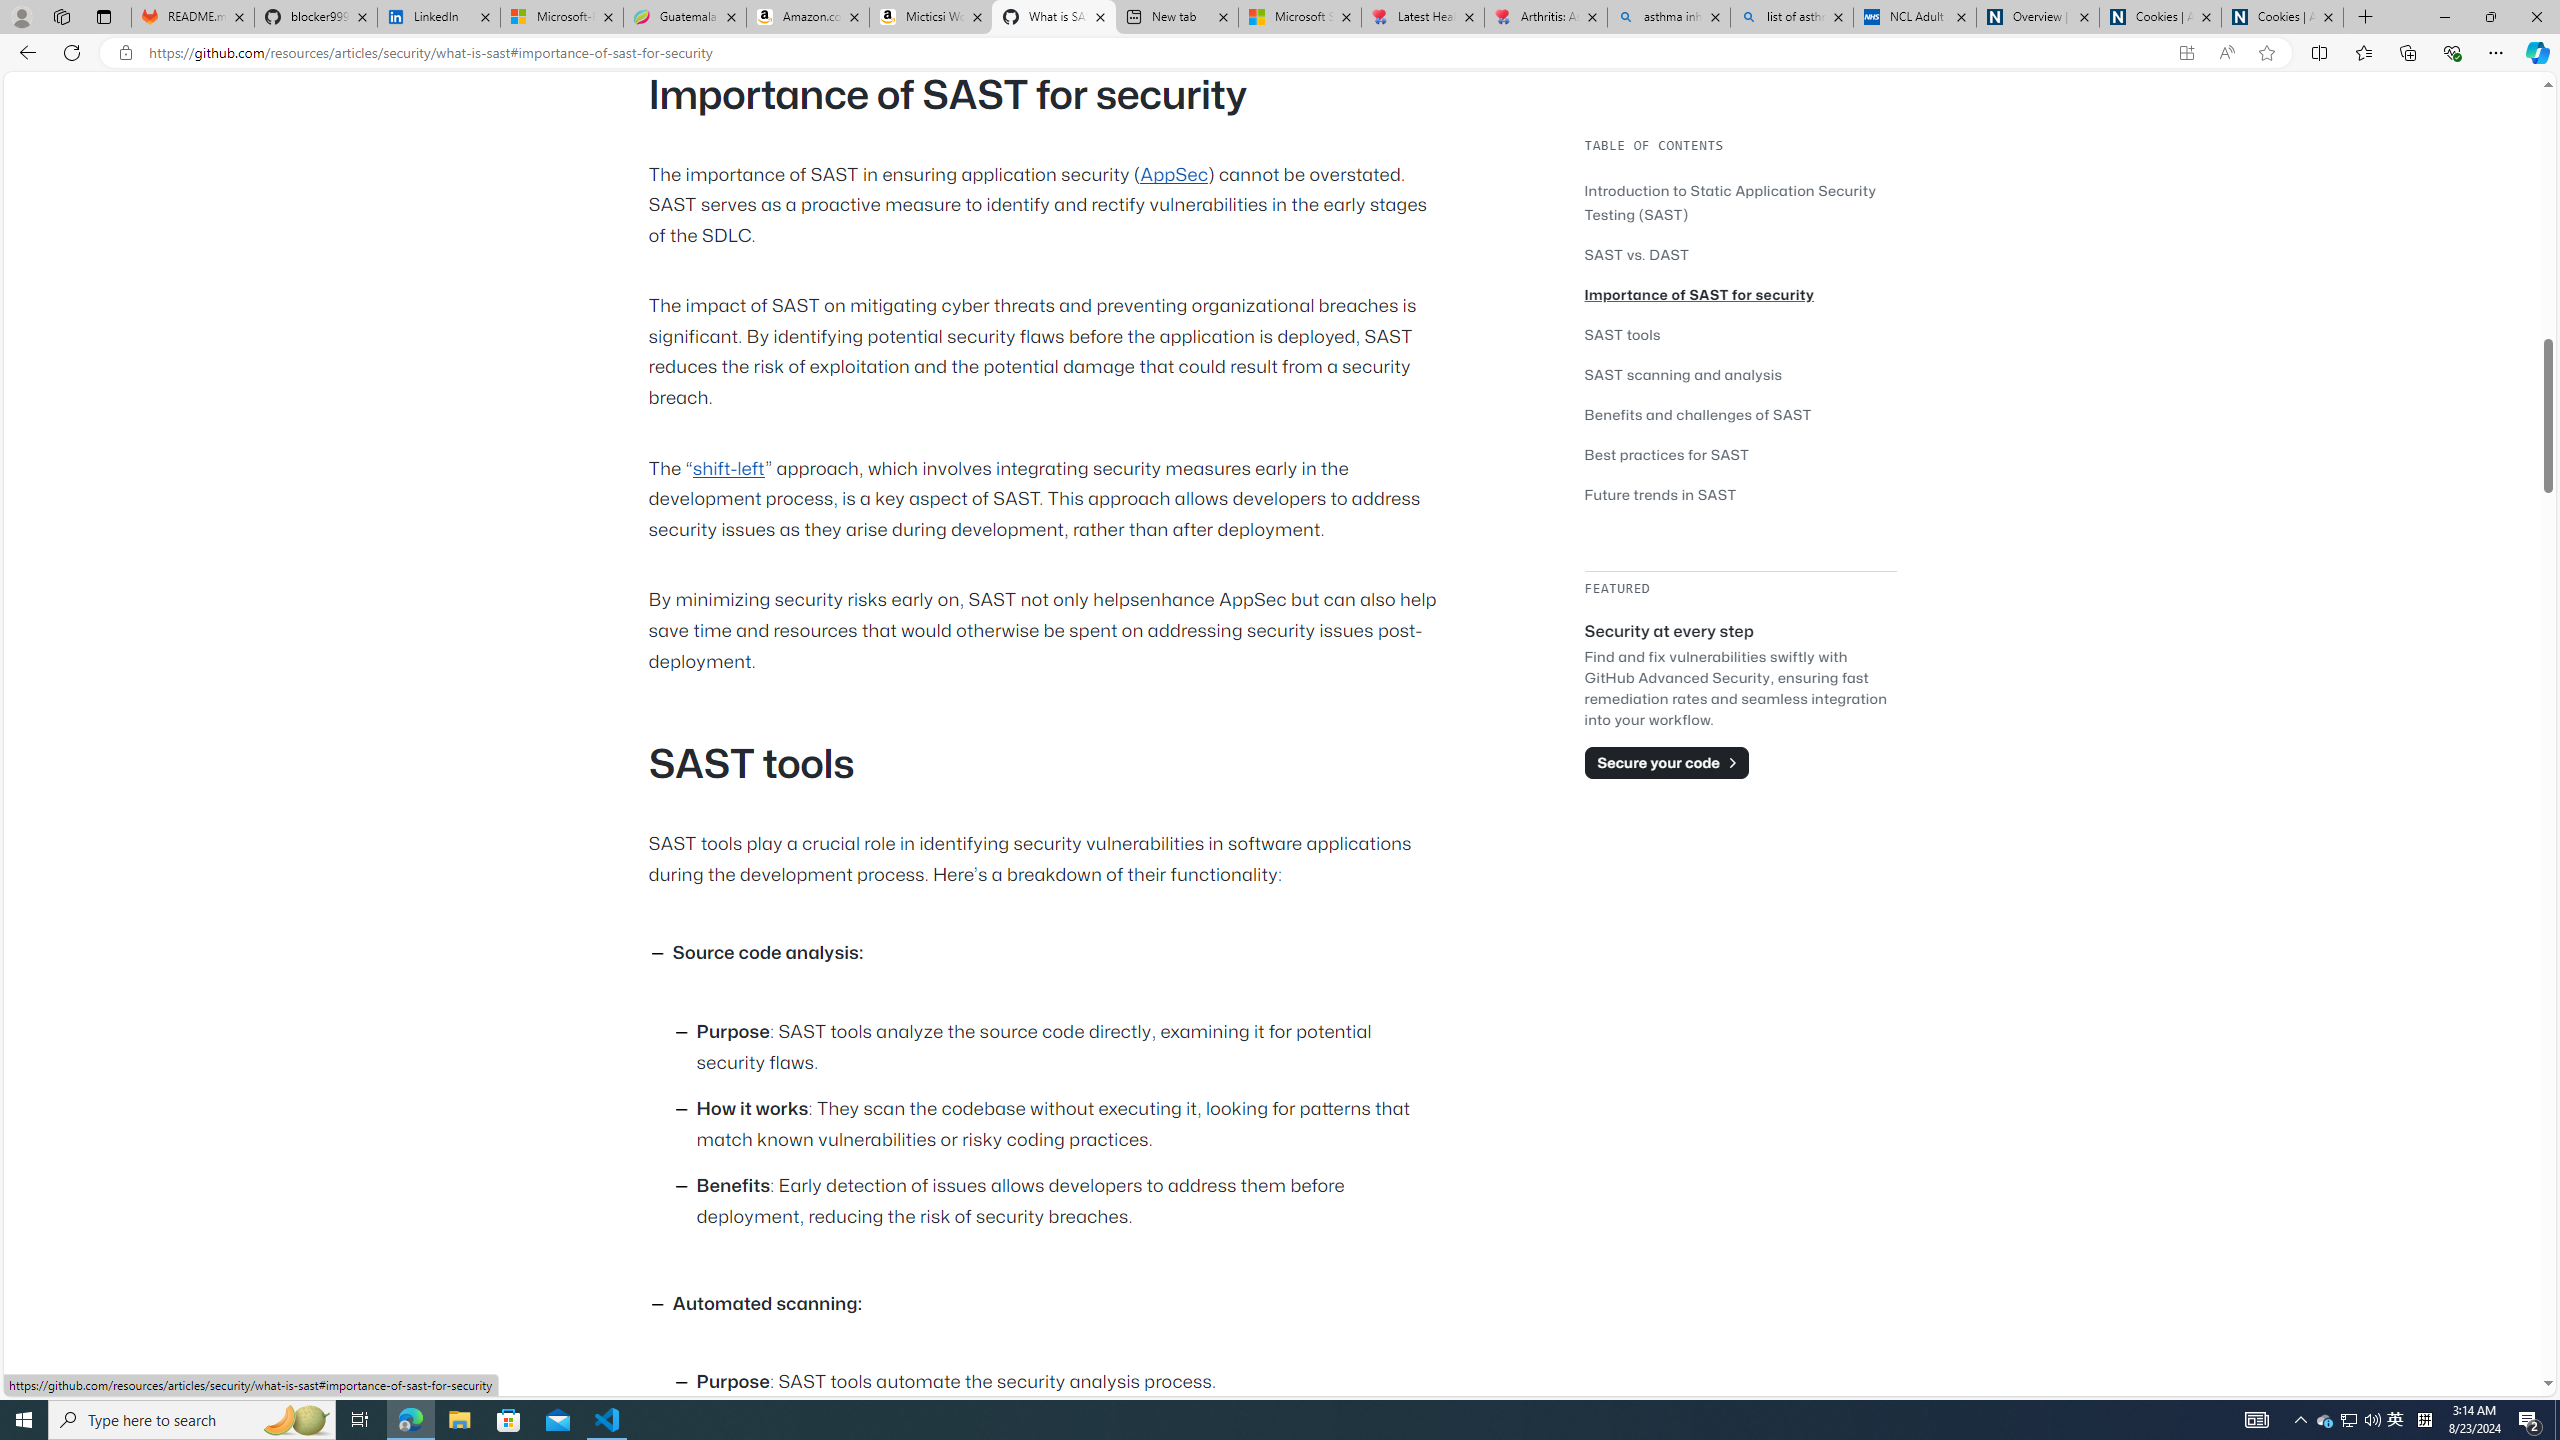 This screenshot has width=2560, height=1440. What do you see at coordinates (1740, 333) in the screenshot?
I see `'SAST tools'` at bounding box center [1740, 333].